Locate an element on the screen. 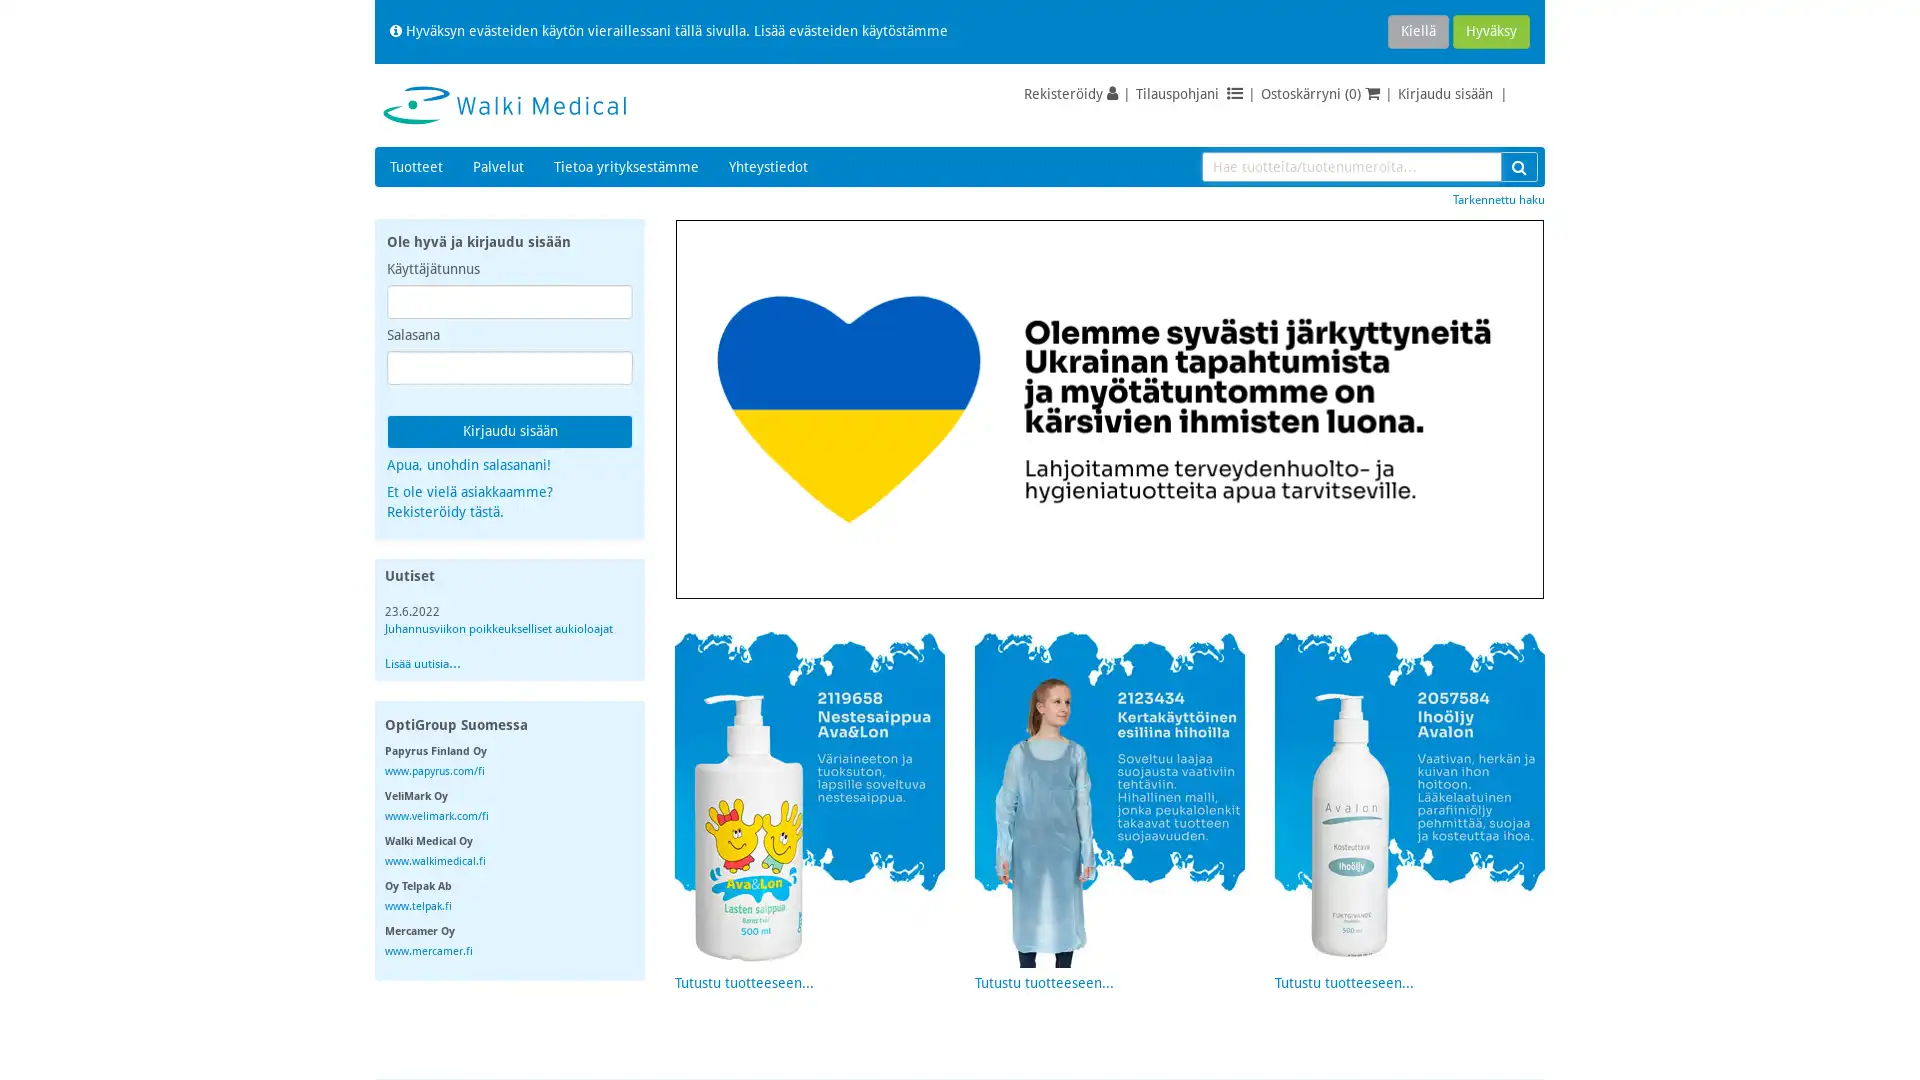 The image size is (1920, 1080). Kirjaudu sisaan is located at coordinates (509, 431).